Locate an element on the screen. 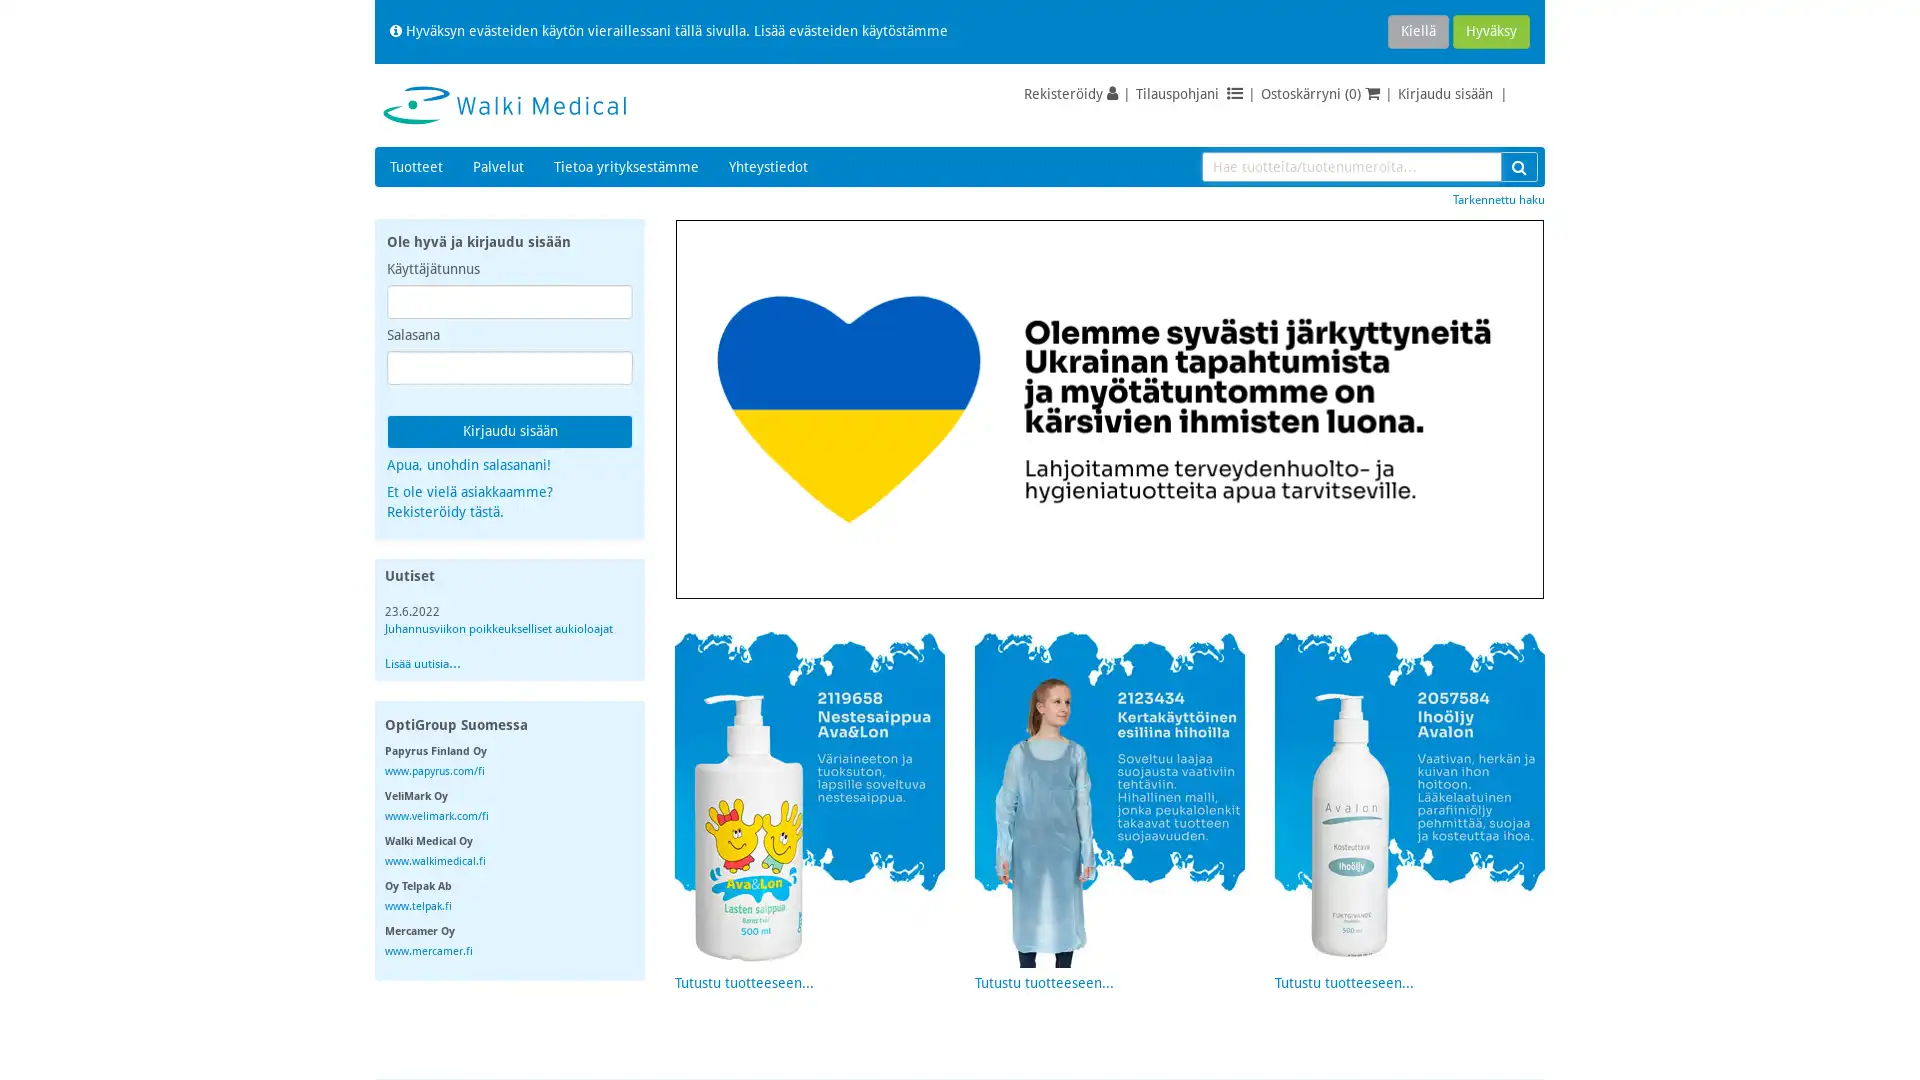 The image size is (1920, 1080). Kirjaudu sisaan is located at coordinates (509, 431).